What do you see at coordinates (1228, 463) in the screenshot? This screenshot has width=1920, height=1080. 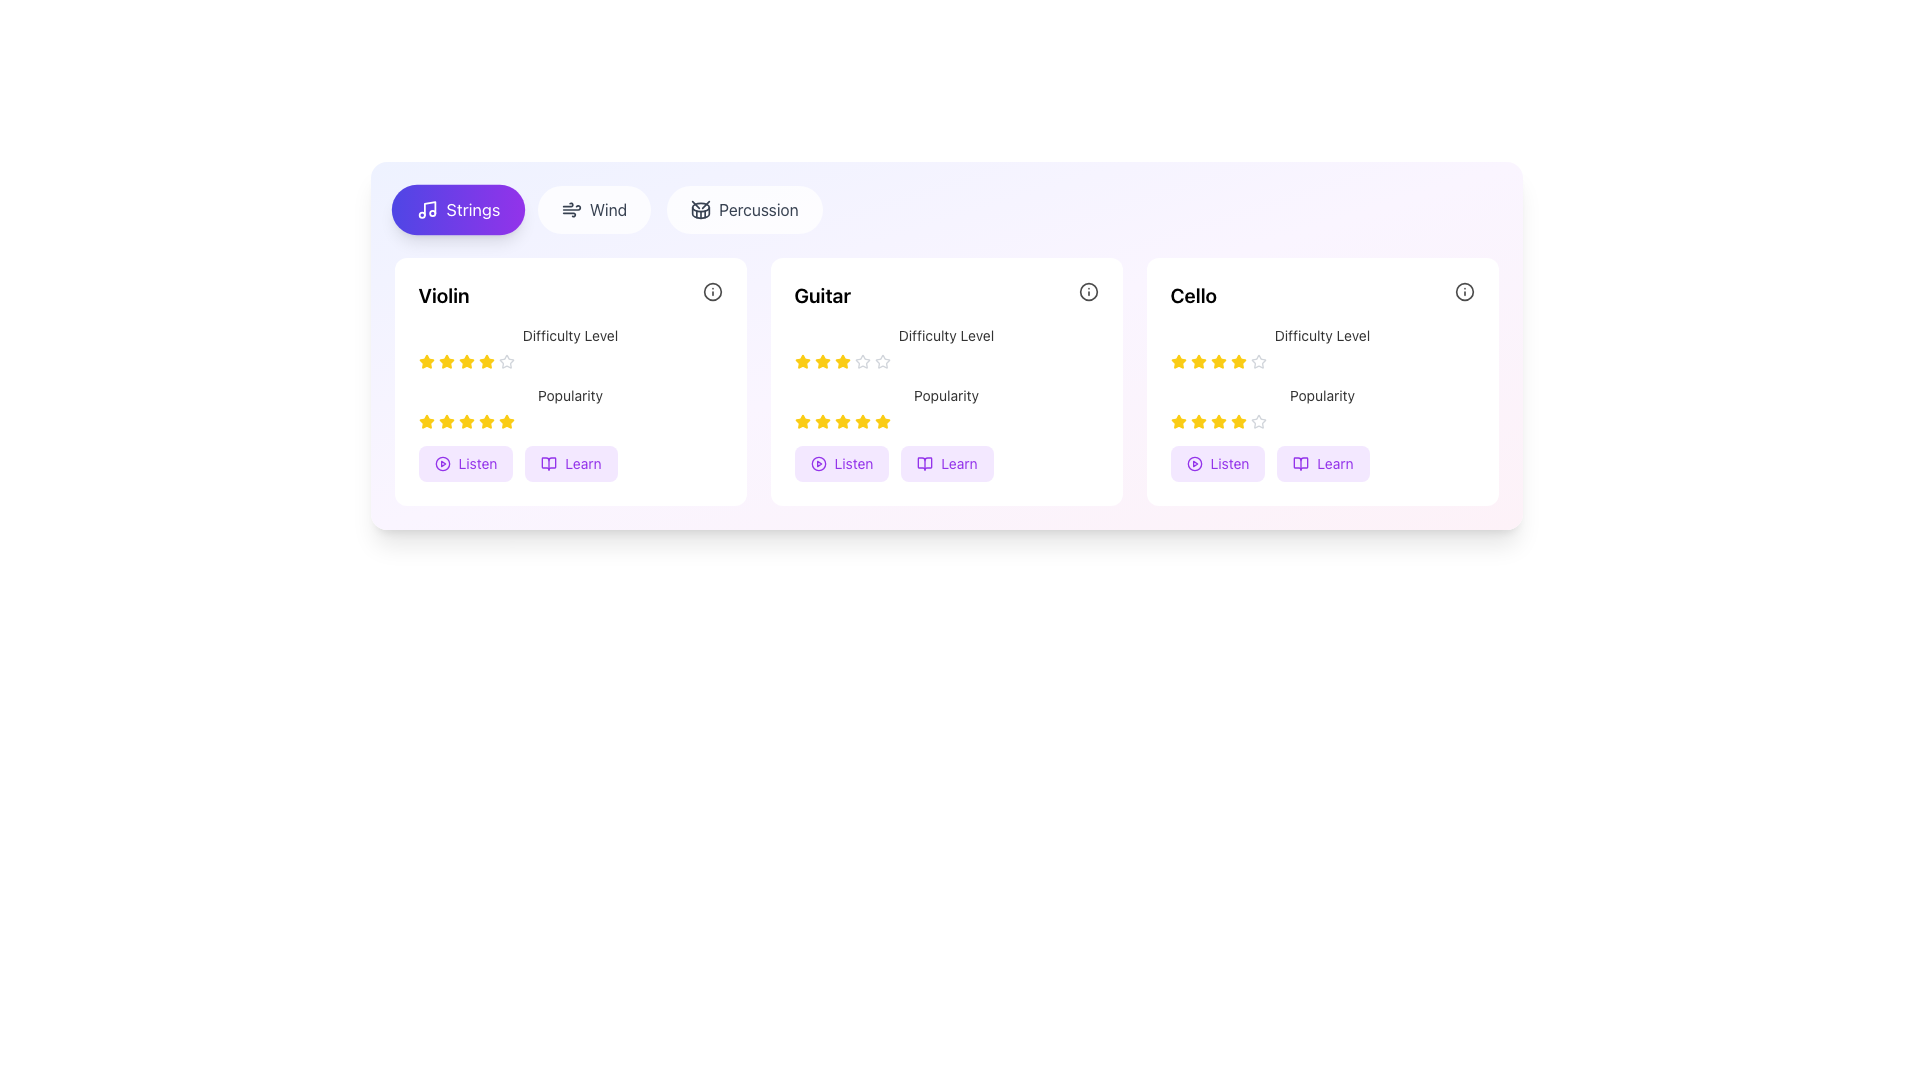 I see `the 'Listen' text label within the button in the 'Cello' section` at bounding box center [1228, 463].